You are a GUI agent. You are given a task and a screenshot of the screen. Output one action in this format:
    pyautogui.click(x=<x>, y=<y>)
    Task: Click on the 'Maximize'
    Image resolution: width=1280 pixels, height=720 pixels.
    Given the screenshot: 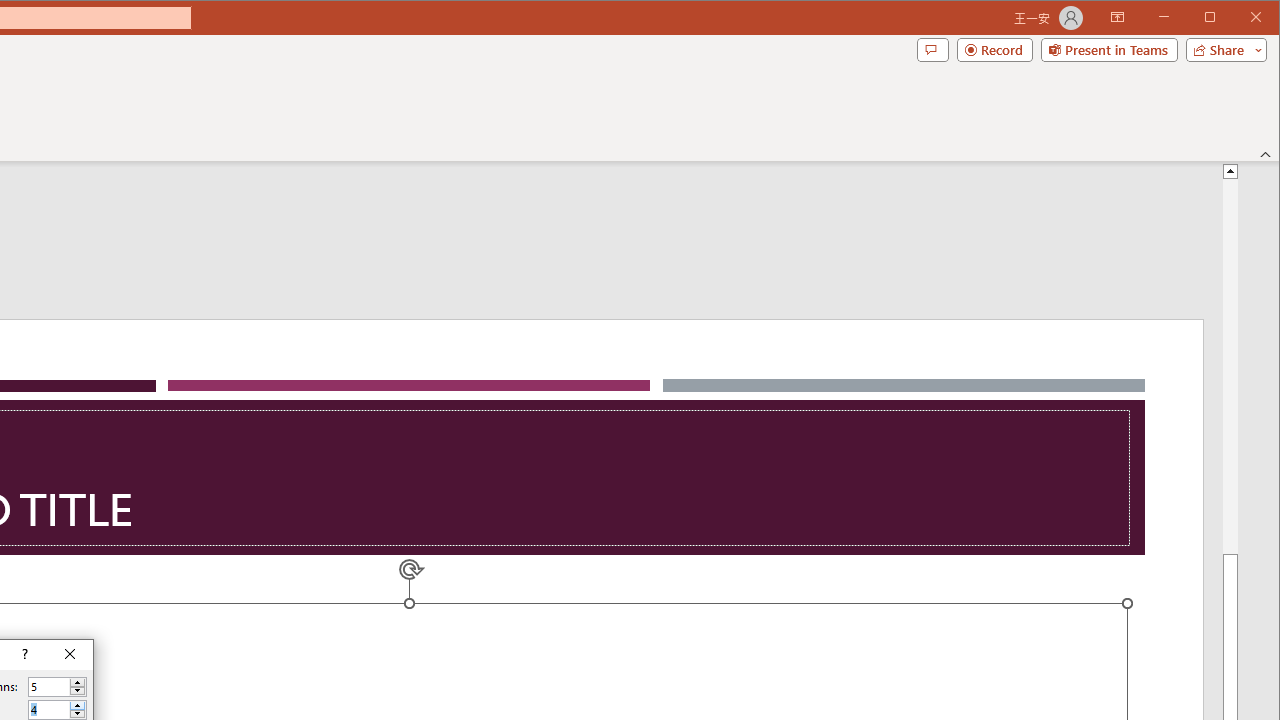 What is the action you would take?
    pyautogui.click(x=1238, y=19)
    